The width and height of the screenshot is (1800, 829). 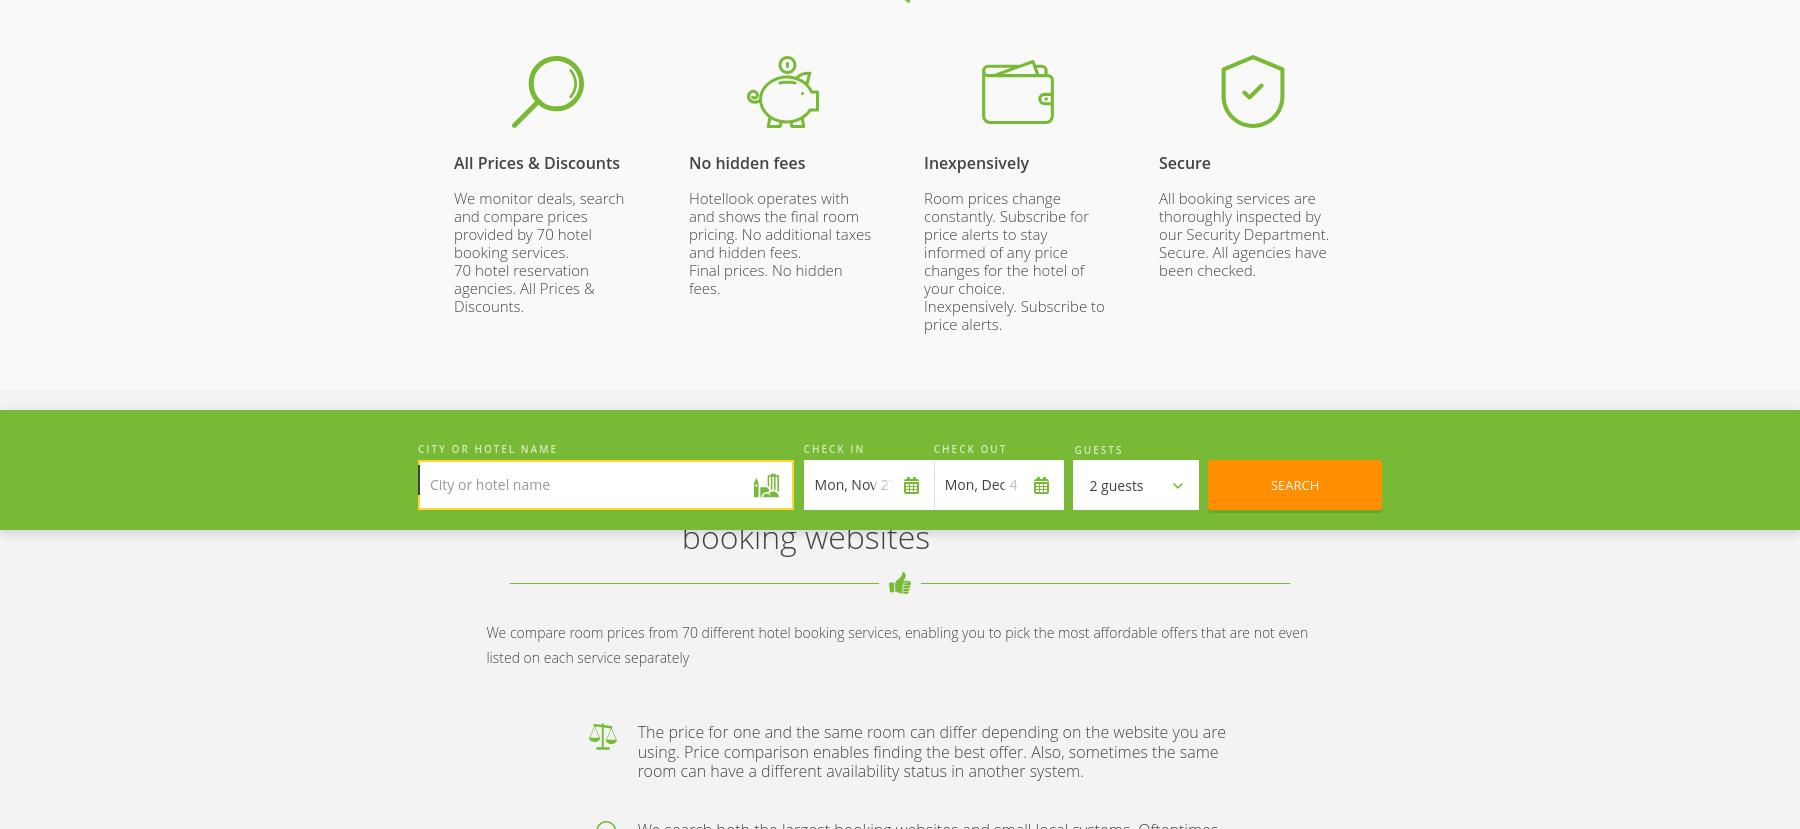 What do you see at coordinates (497, 122) in the screenshot?
I see `'252 000'` at bounding box center [497, 122].